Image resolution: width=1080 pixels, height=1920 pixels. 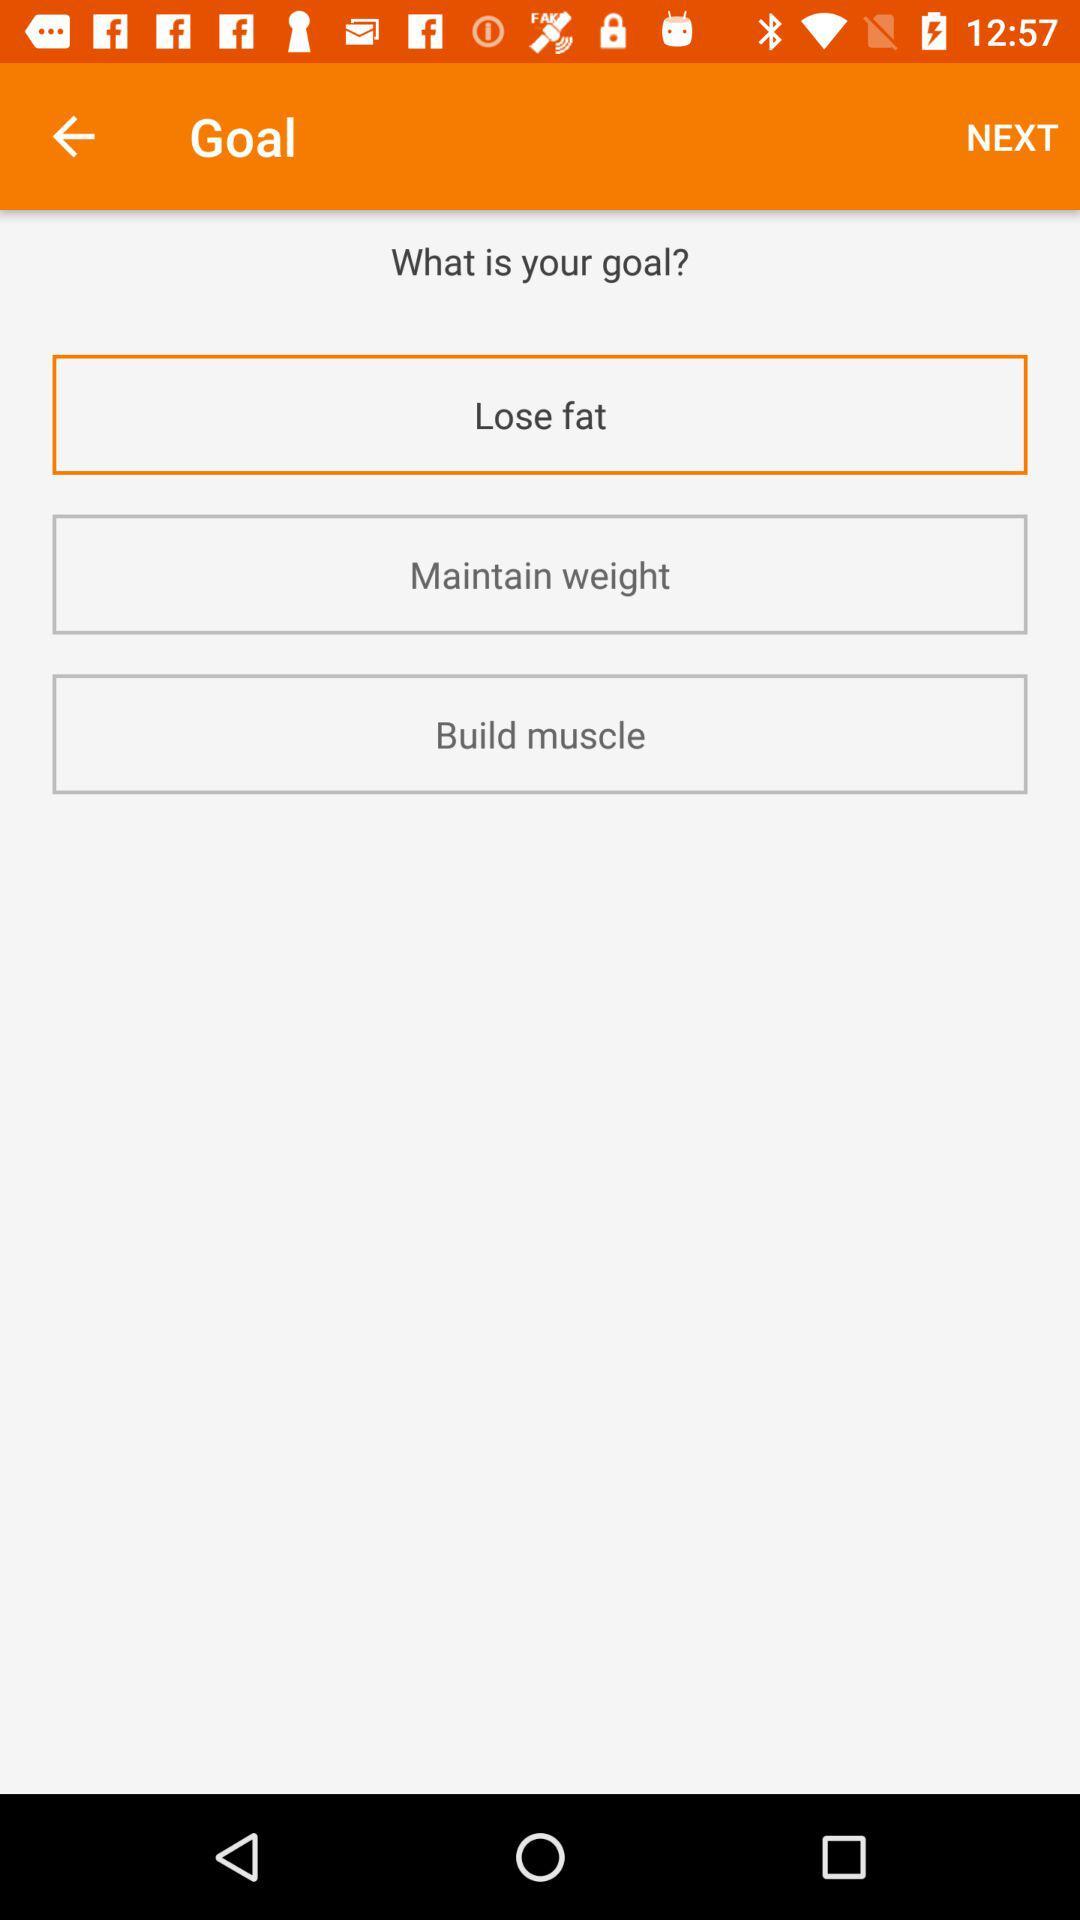 I want to click on the what is your, so click(x=540, y=259).